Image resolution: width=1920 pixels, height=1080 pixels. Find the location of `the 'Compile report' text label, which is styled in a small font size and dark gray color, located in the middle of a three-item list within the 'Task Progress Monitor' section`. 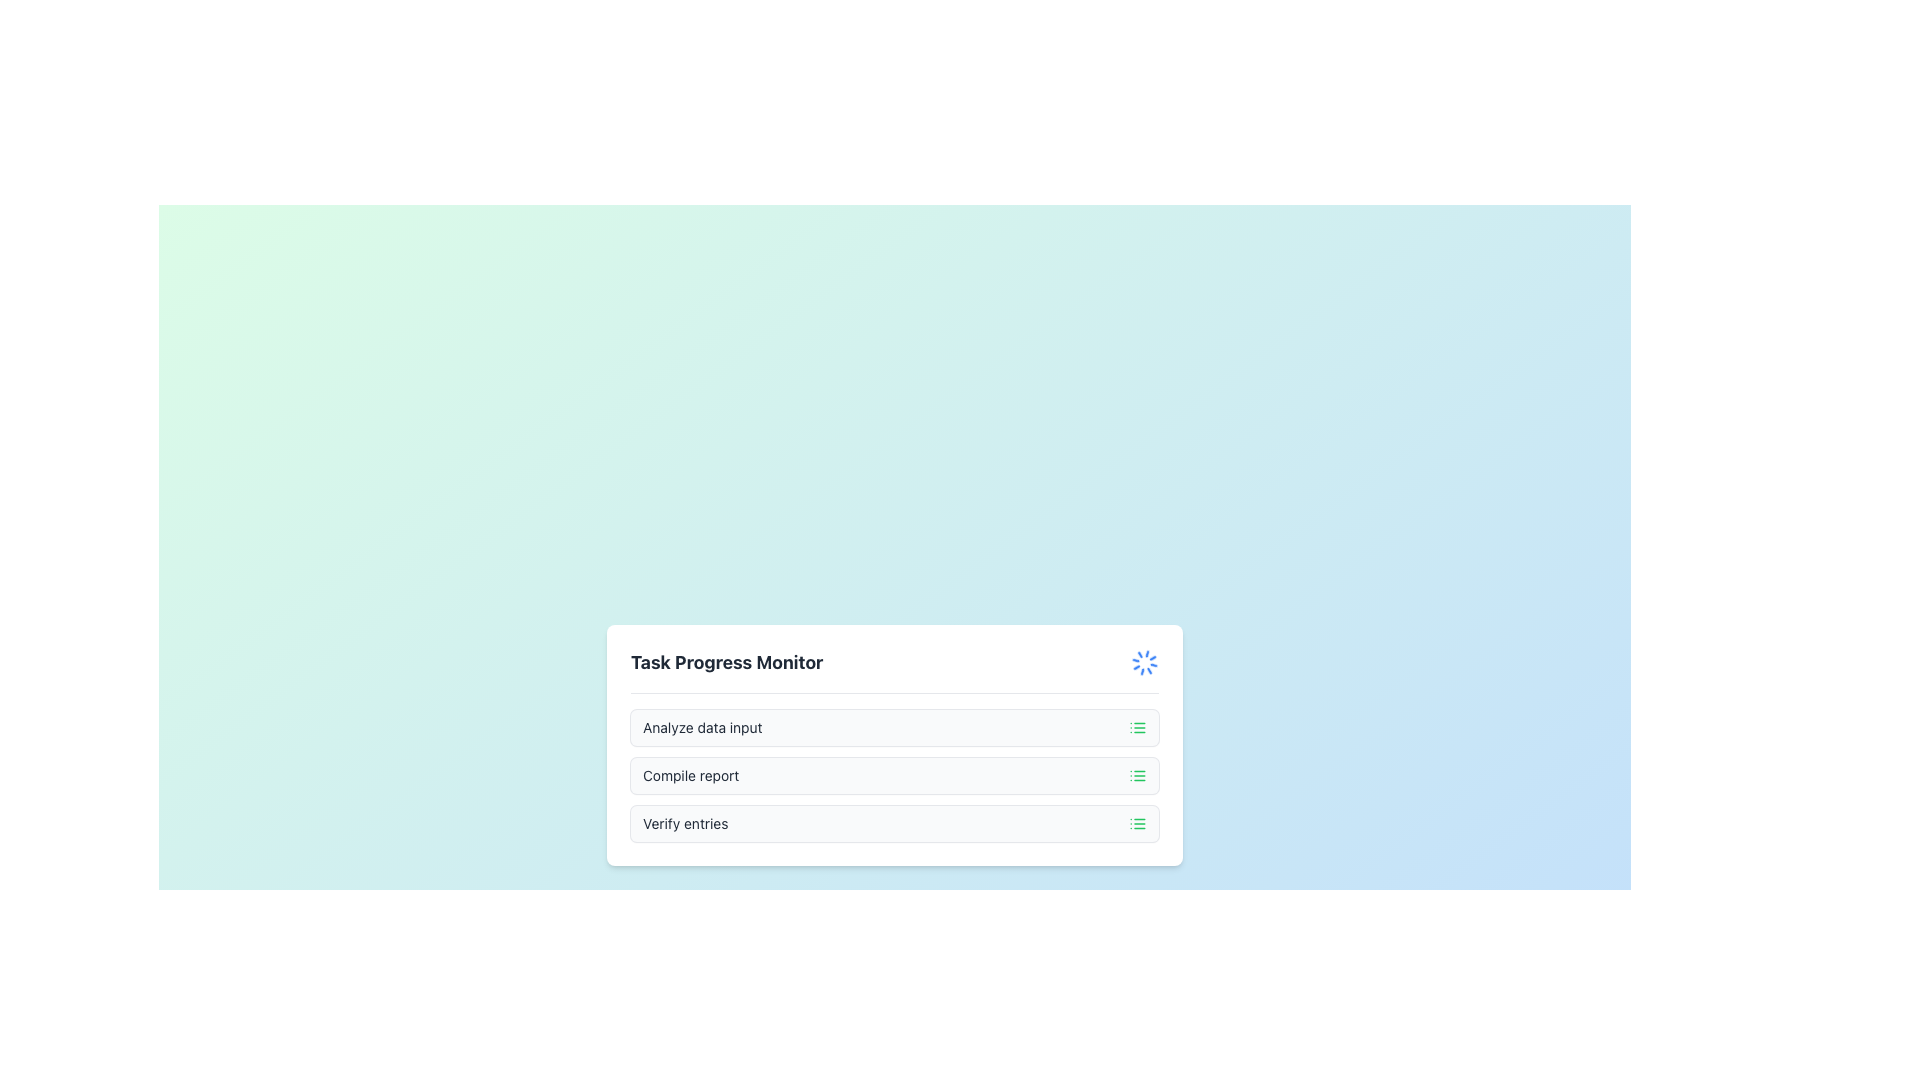

the 'Compile report' text label, which is styled in a small font size and dark gray color, located in the middle of a three-item list within the 'Task Progress Monitor' section is located at coordinates (691, 774).